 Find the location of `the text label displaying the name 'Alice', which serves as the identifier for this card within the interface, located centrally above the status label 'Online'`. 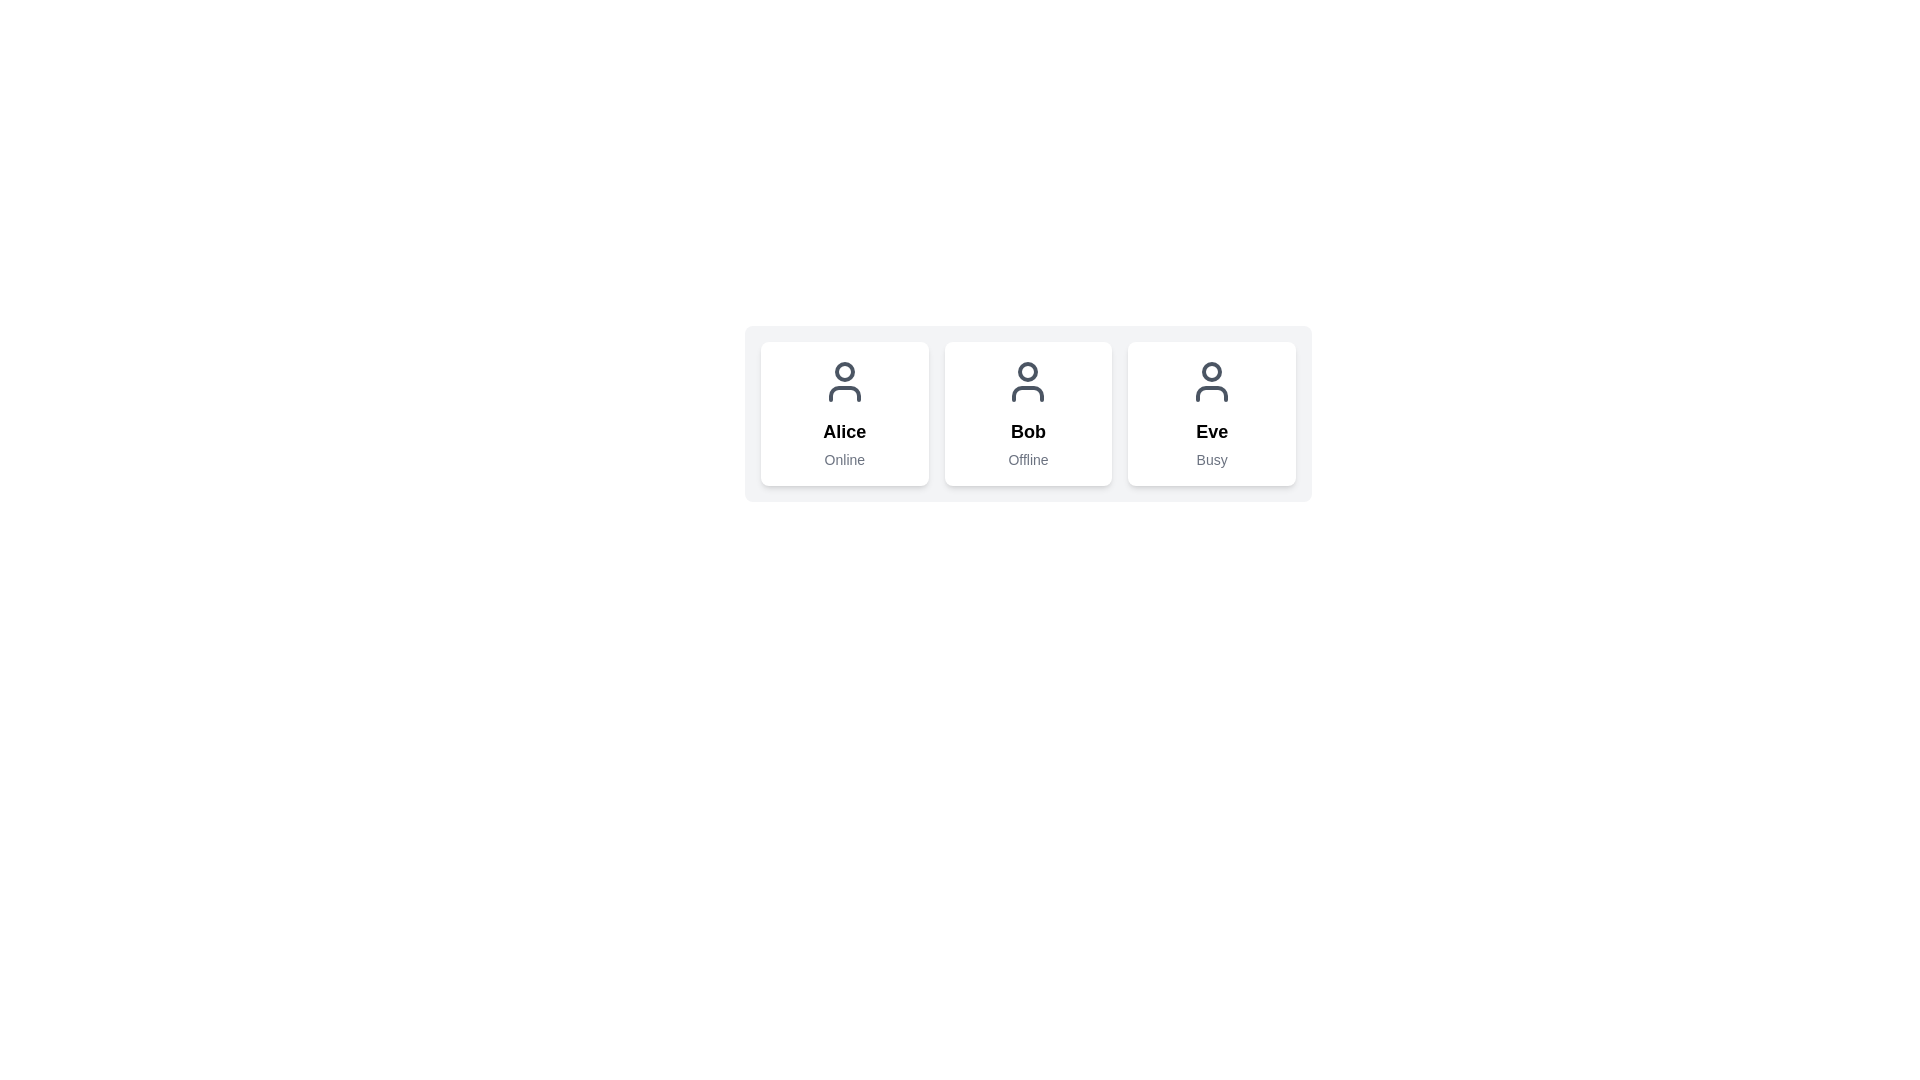

the text label displaying the name 'Alice', which serves as the identifier for this card within the interface, located centrally above the status label 'Online' is located at coordinates (844, 431).